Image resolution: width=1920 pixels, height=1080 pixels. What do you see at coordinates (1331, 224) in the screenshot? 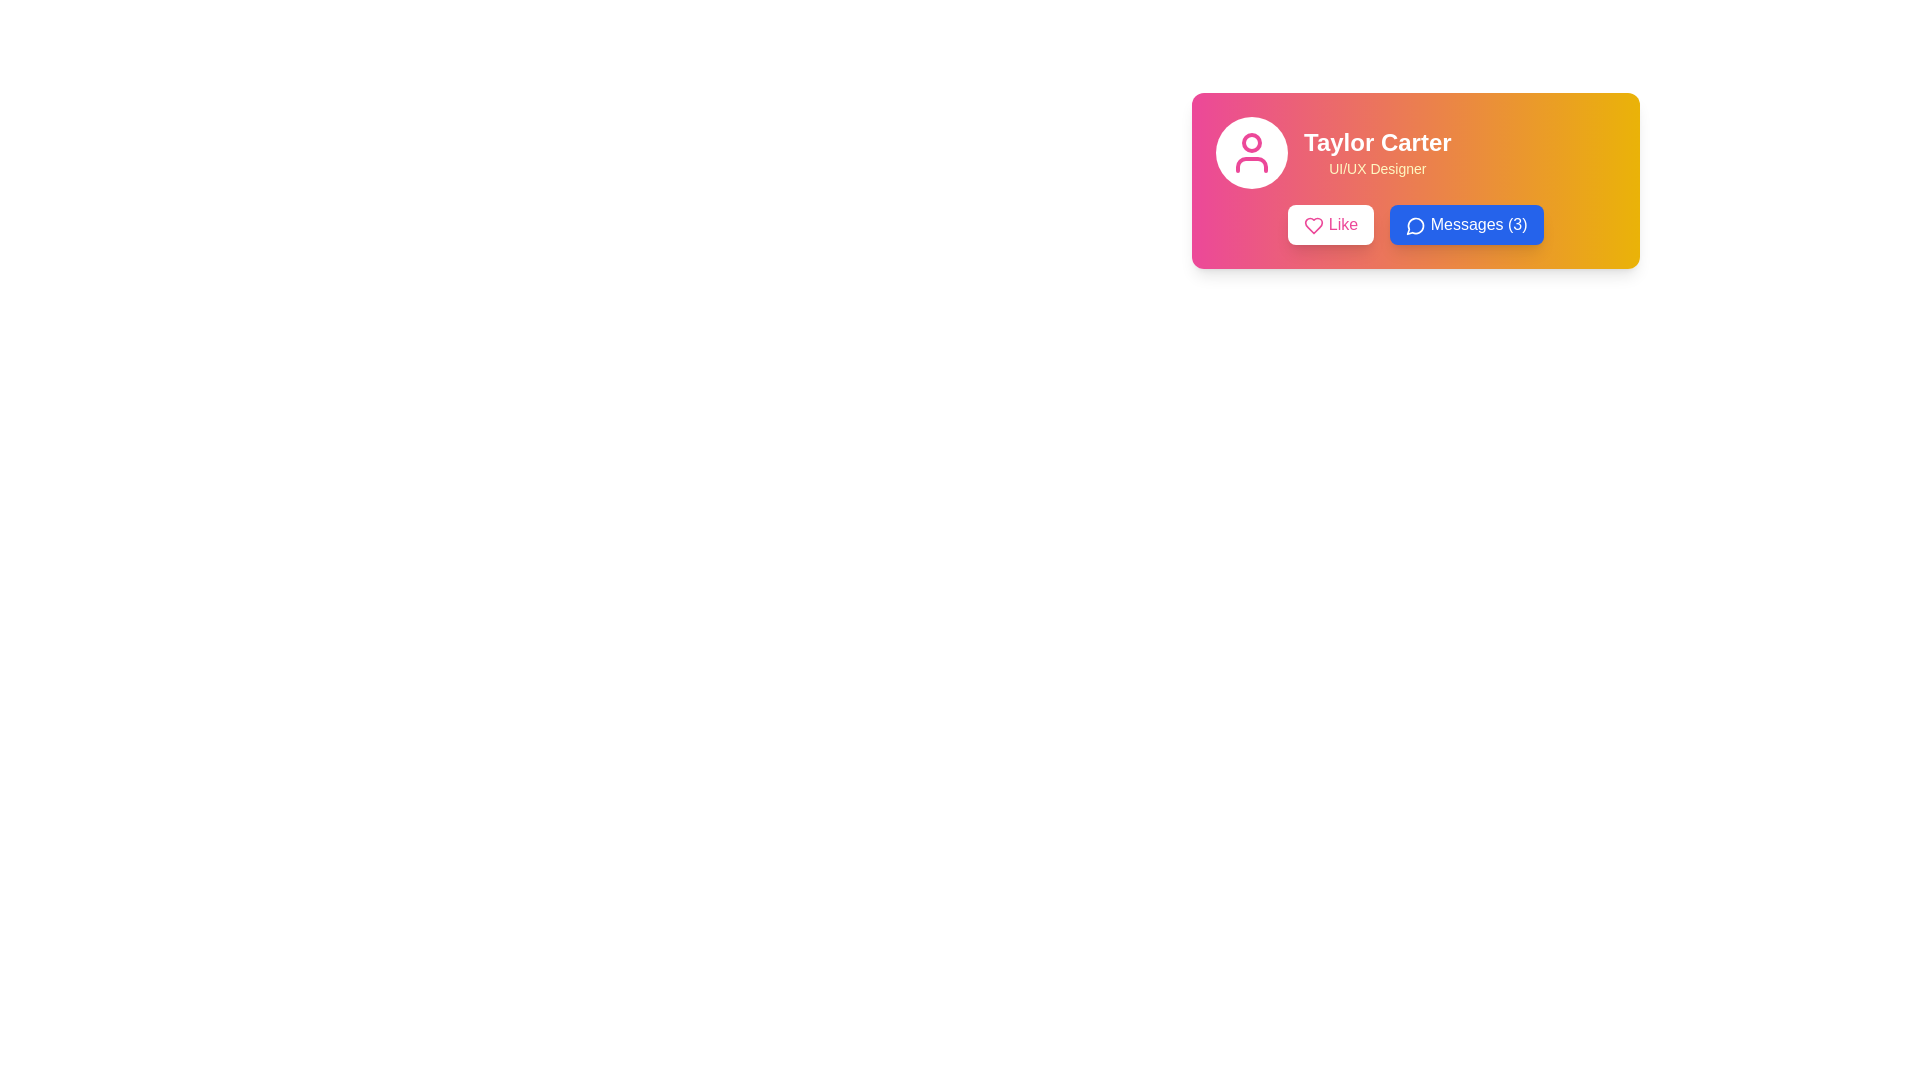
I see `the 'Like' button located to the left of the 'Messages (3)' button, under the user's name` at bounding box center [1331, 224].